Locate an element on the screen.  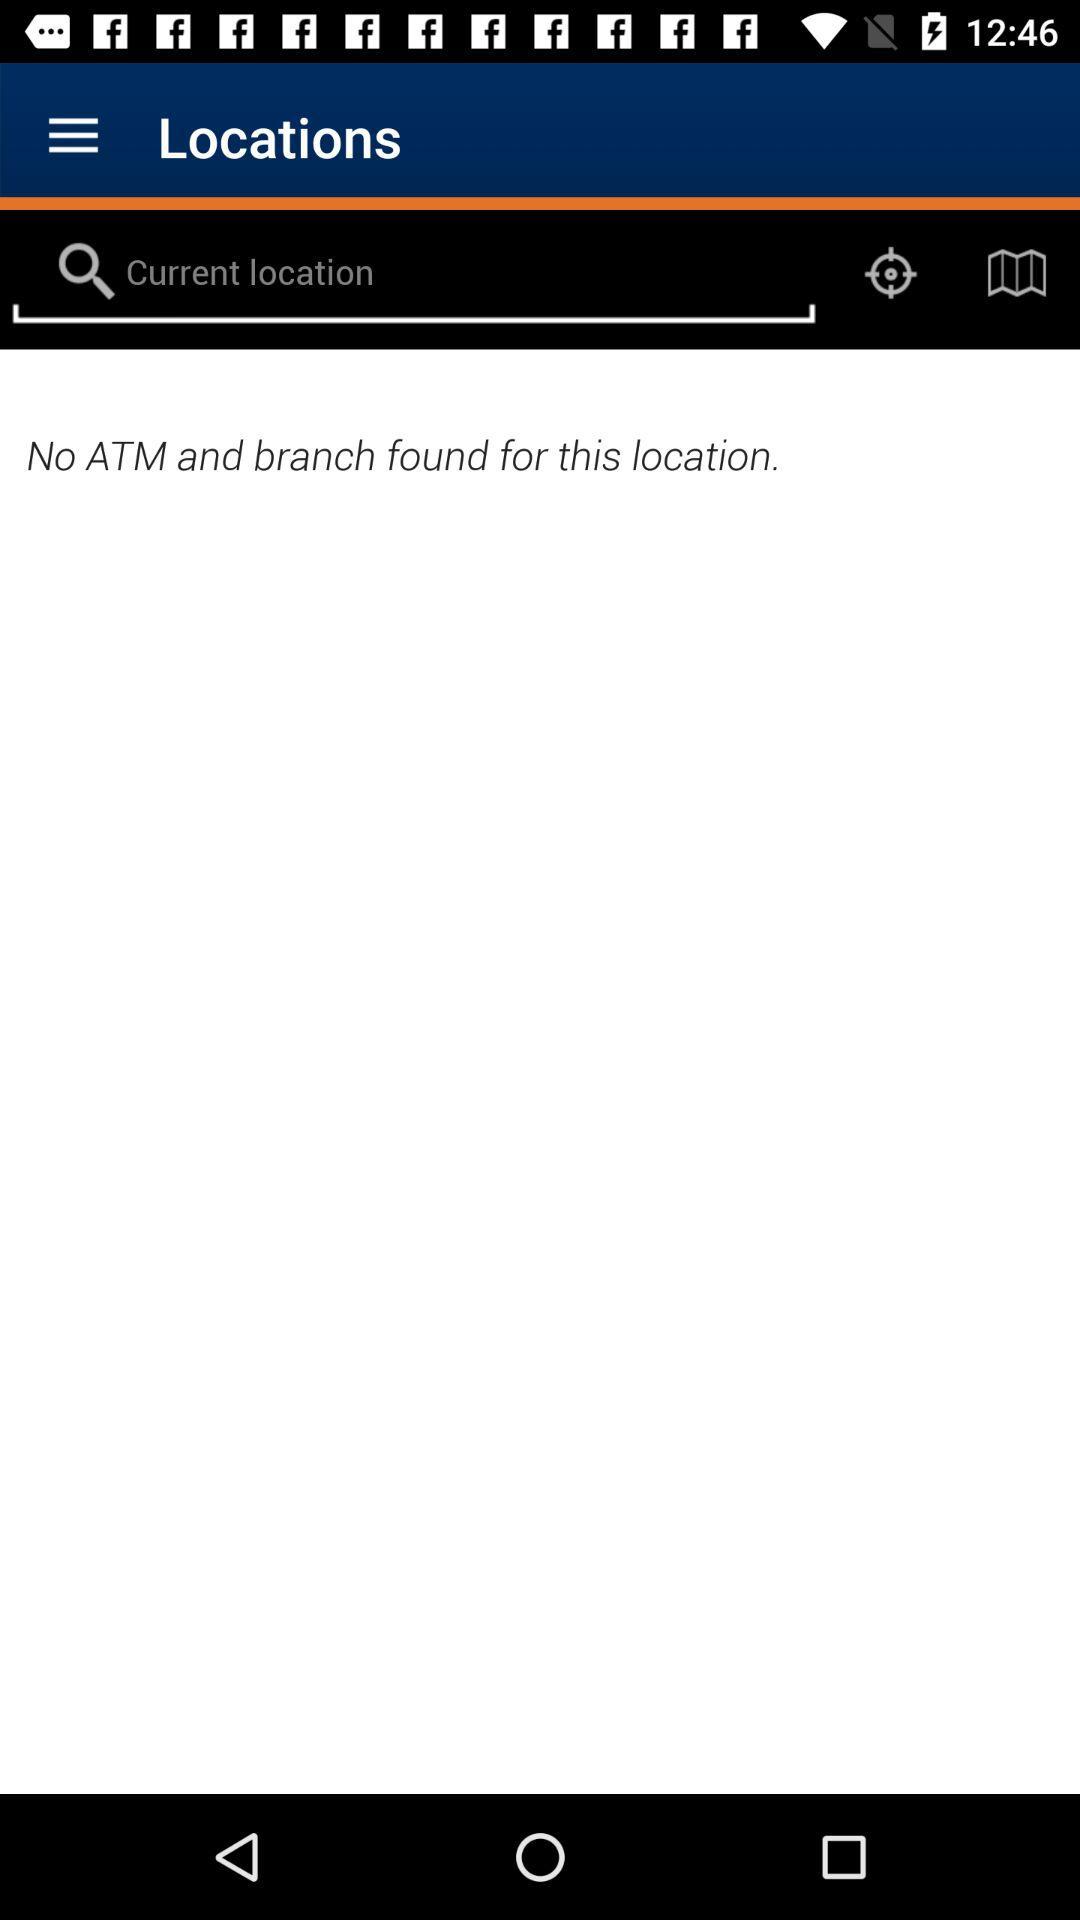
type in your location is located at coordinates (412, 272).